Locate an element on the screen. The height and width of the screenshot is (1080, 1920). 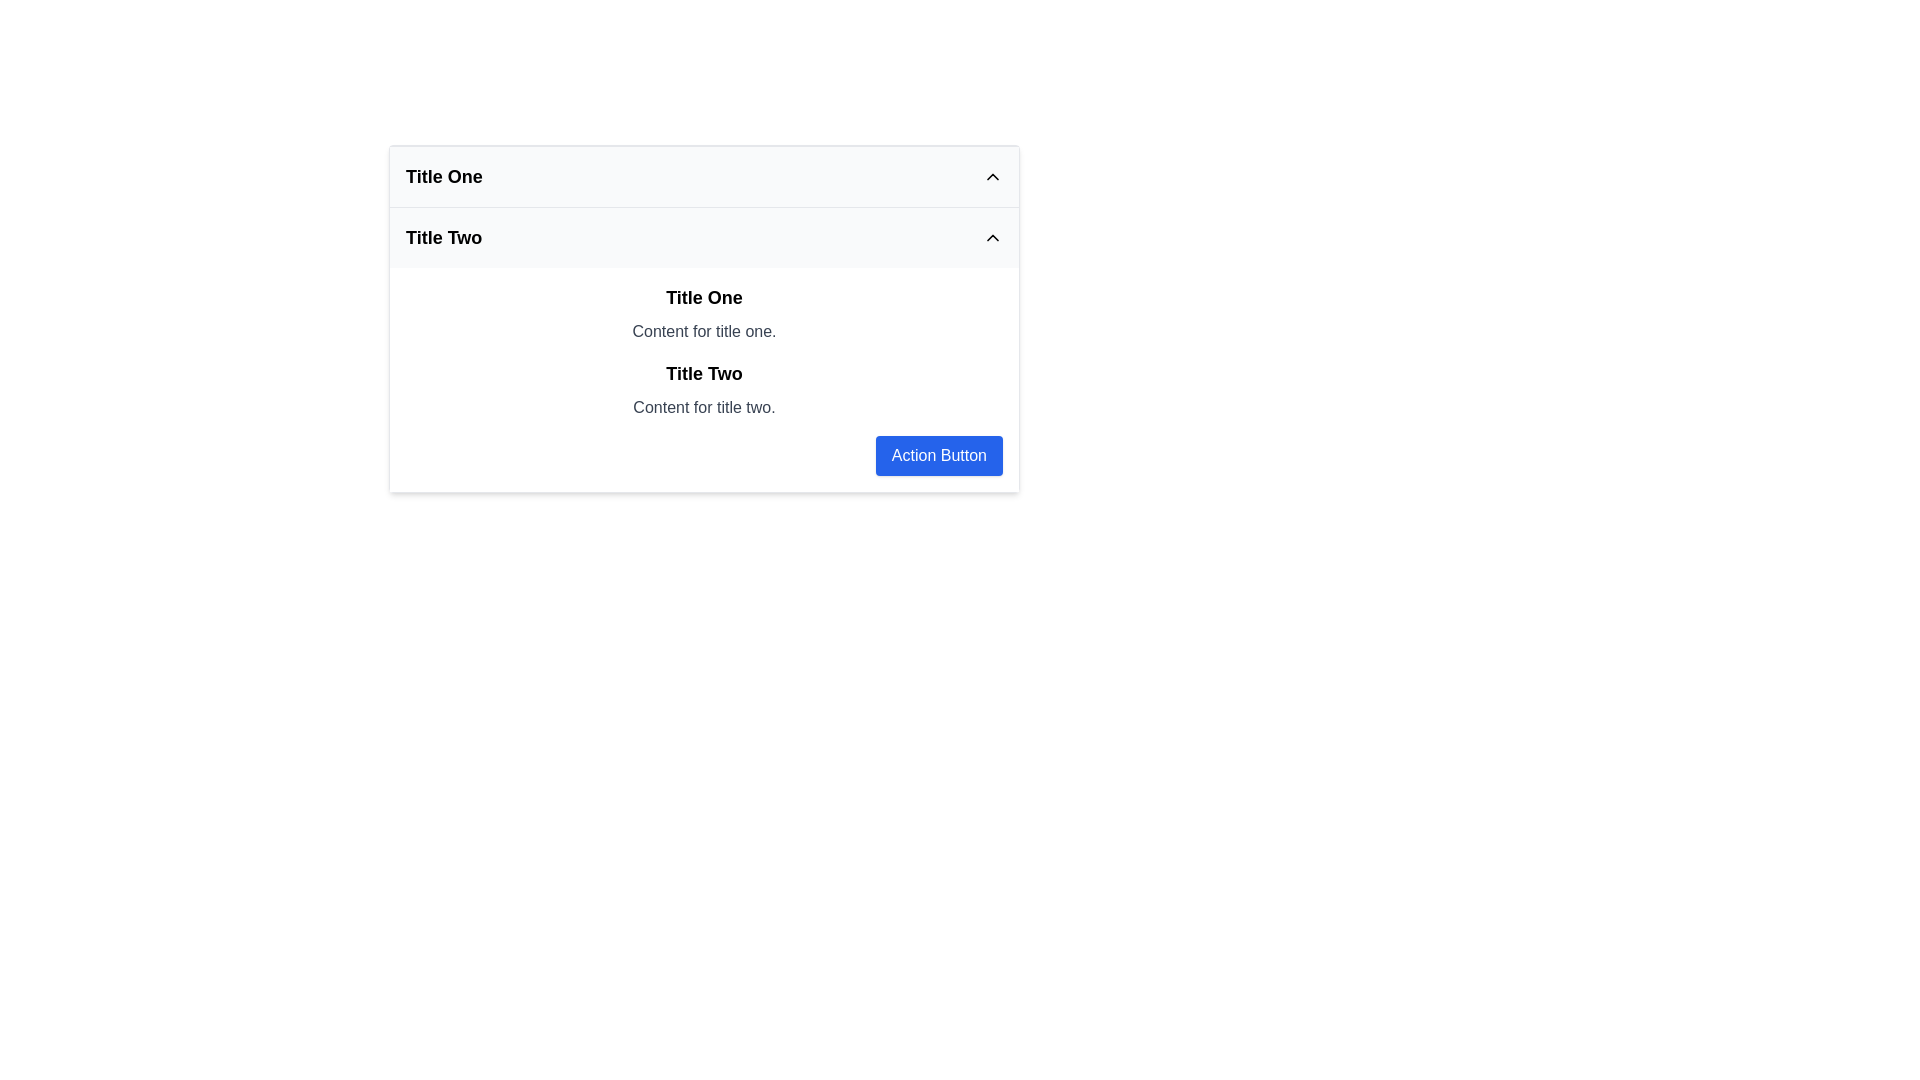
the static text element that provides supplementary information about the header 'Title Two', positioned below it within a collapsible component is located at coordinates (704, 407).